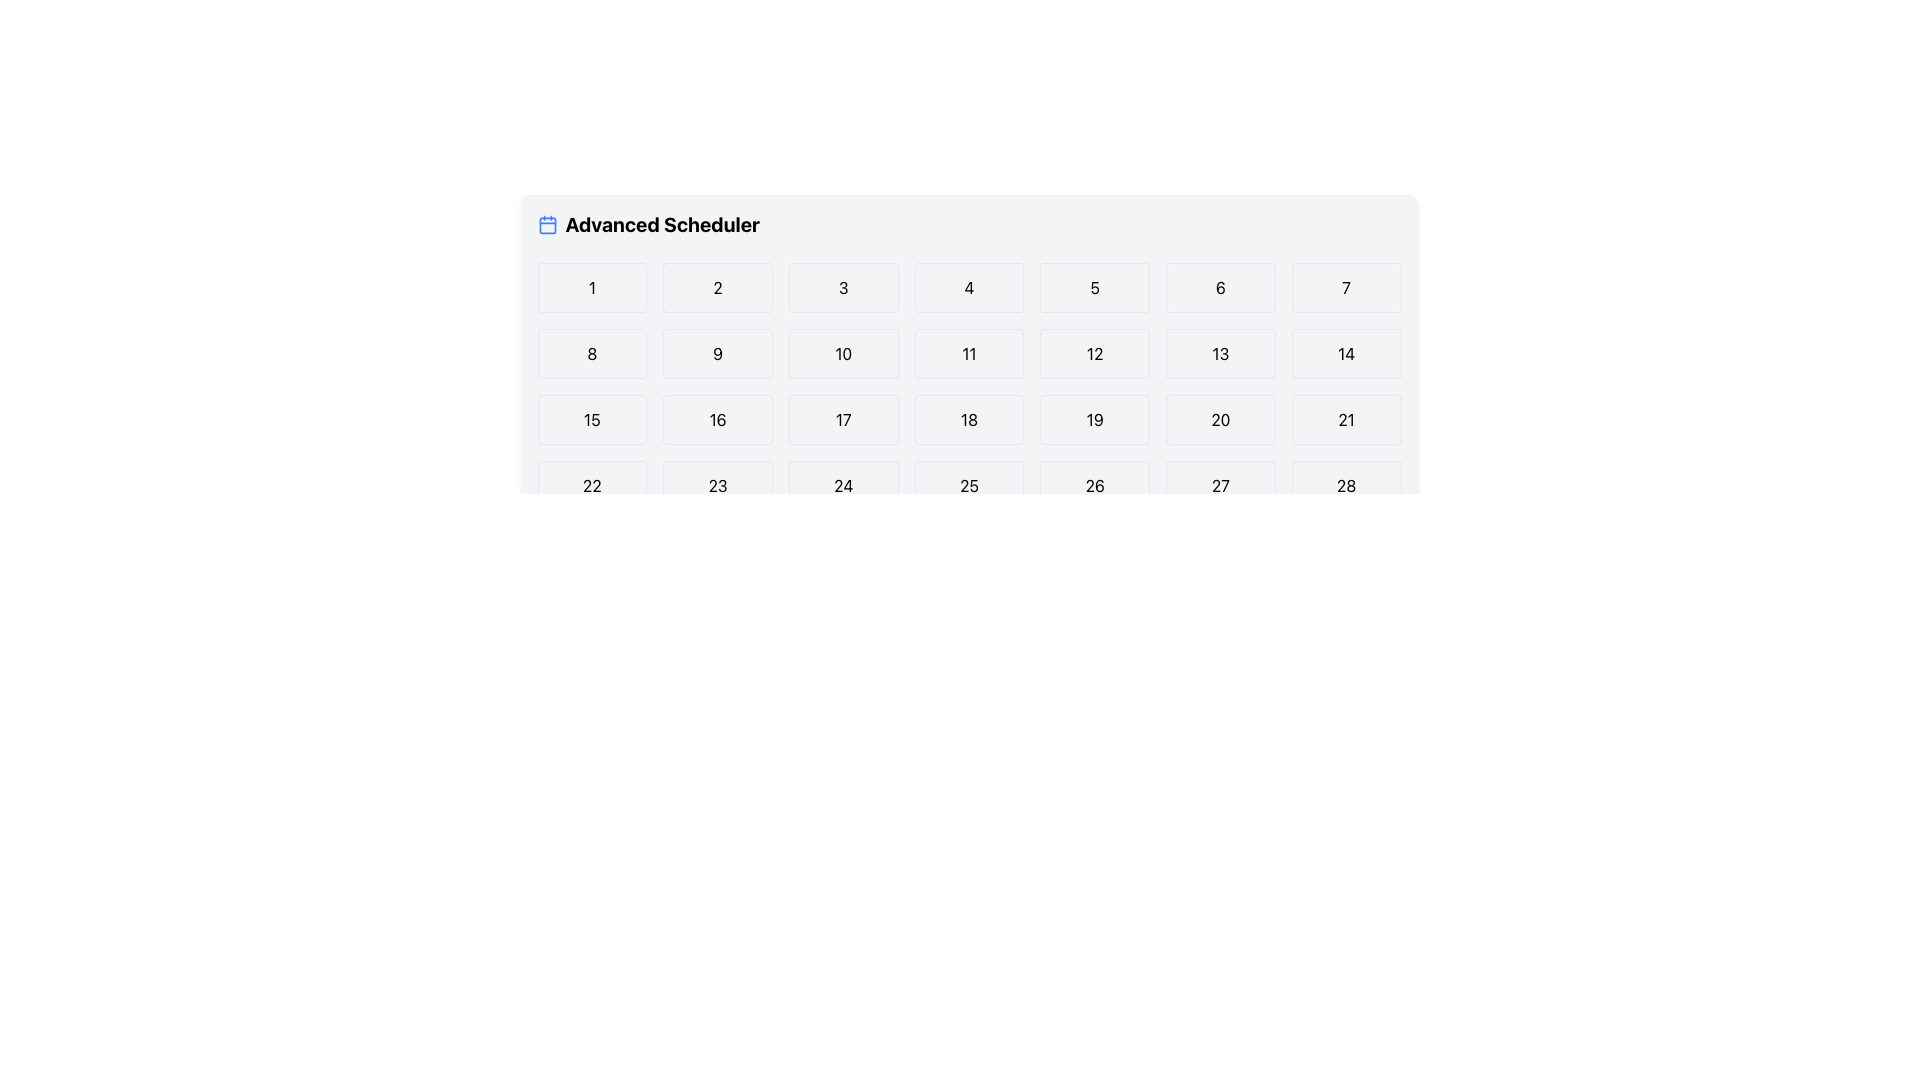 The width and height of the screenshot is (1920, 1080). Describe the element at coordinates (1219, 353) in the screenshot. I see `the Interactive calendar day selector, which is a small rectangular box with a light gray background containing the number '13' in black text` at that location.